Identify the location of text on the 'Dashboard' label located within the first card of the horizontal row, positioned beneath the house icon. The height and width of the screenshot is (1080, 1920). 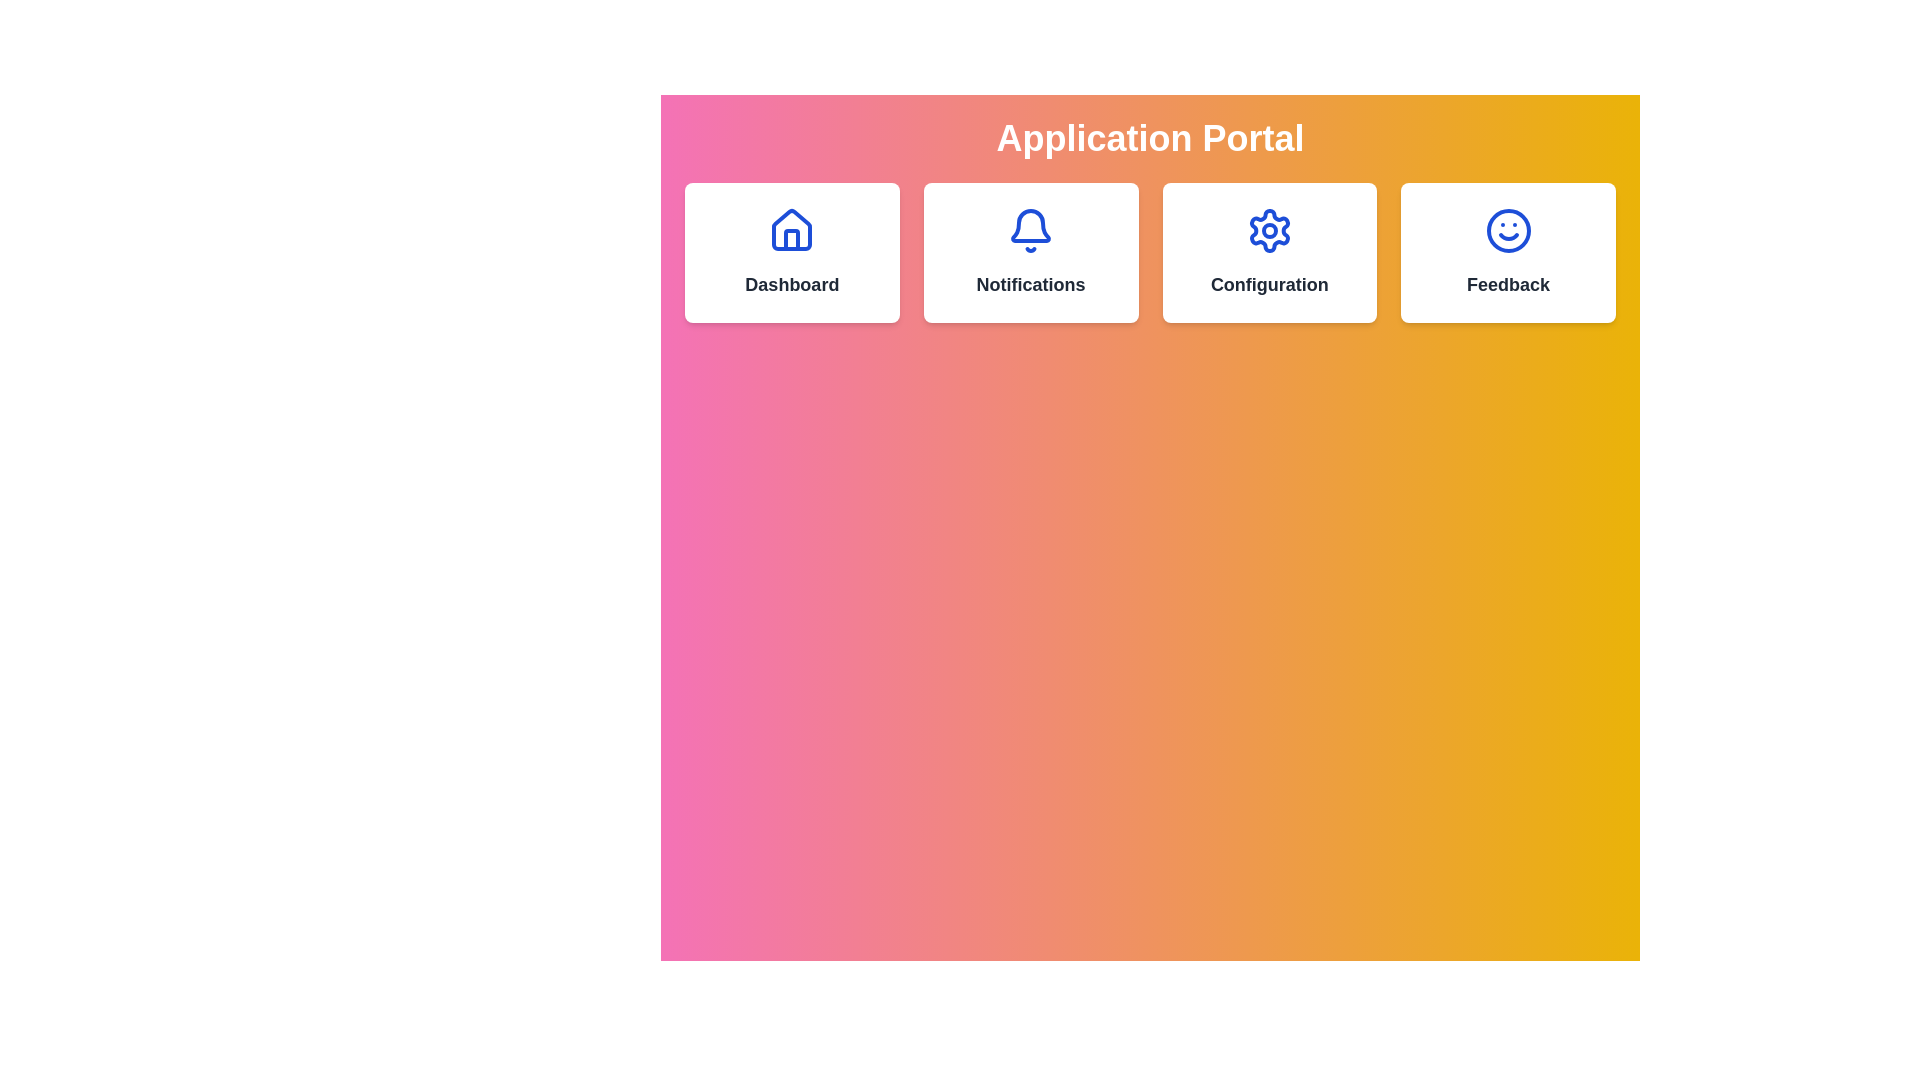
(791, 285).